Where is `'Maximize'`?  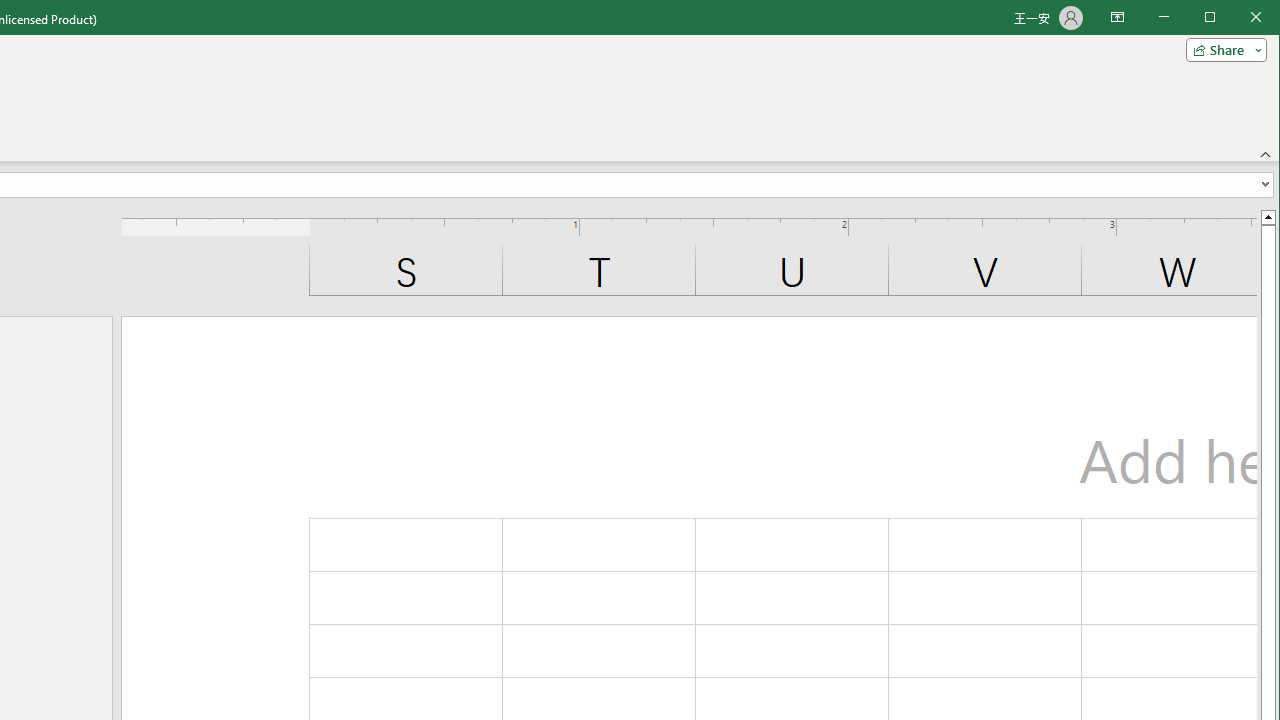
'Maximize' is located at coordinates (1238, 19).